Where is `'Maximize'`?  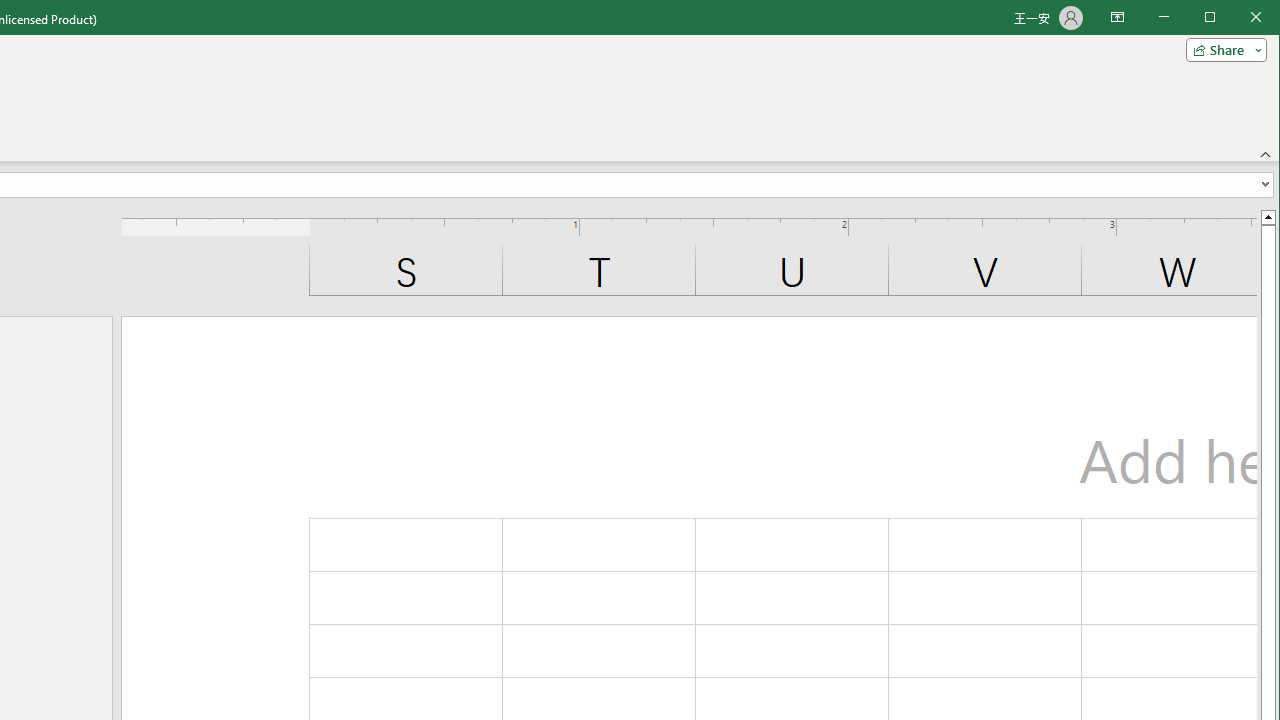
'Maximize' is located at coordinates (1238, 19).